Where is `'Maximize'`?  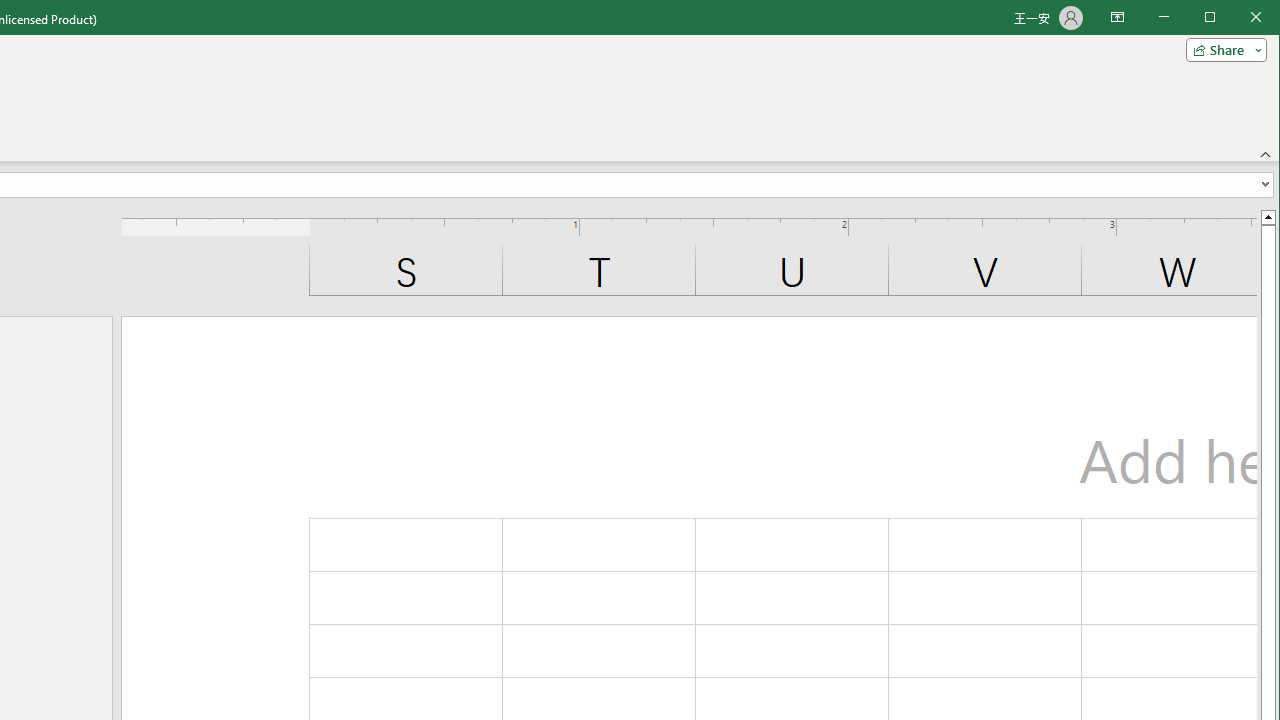
'Maximize' is located at coordinates (1238, 19).